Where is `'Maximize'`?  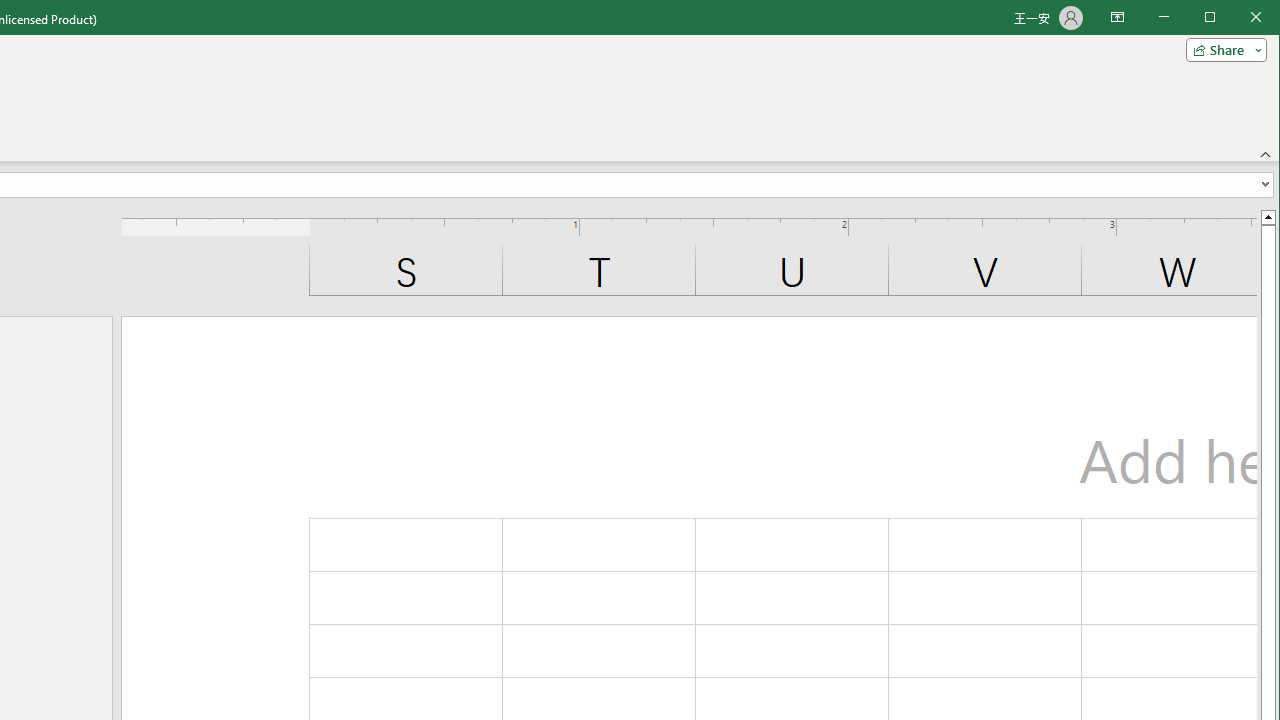
'Maximize' is located at coordinates (1238, 19).